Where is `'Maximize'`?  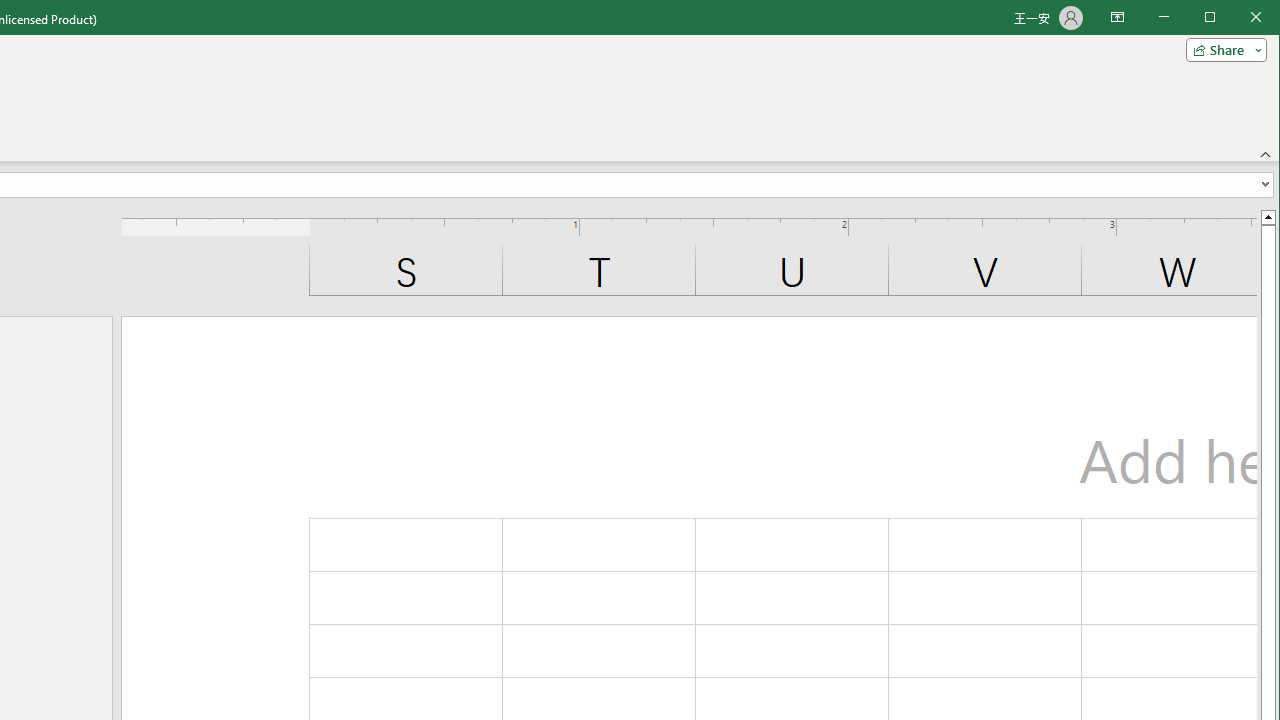
'Maximize' is located at coordinates (1238, 19).